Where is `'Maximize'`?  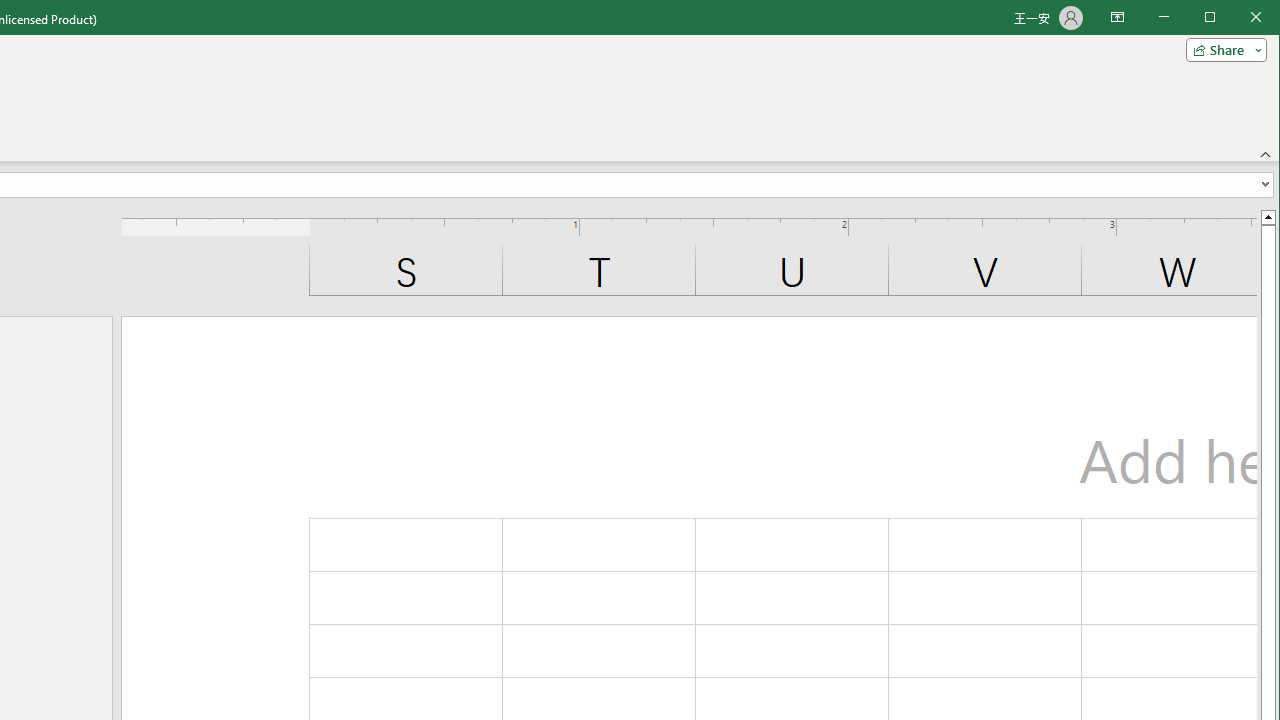
'Maximize' is located at coordinates (1238, 19).